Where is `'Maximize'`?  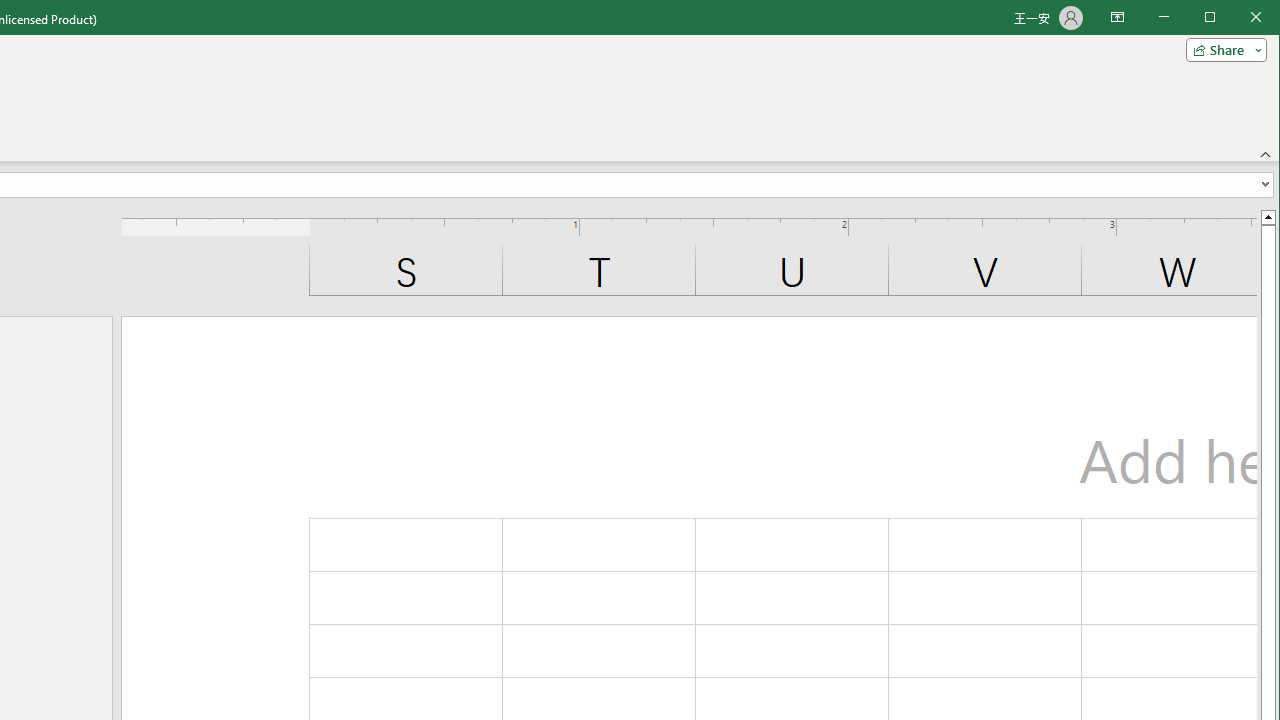
'Maximize' is located at coordinates (1238, 19).